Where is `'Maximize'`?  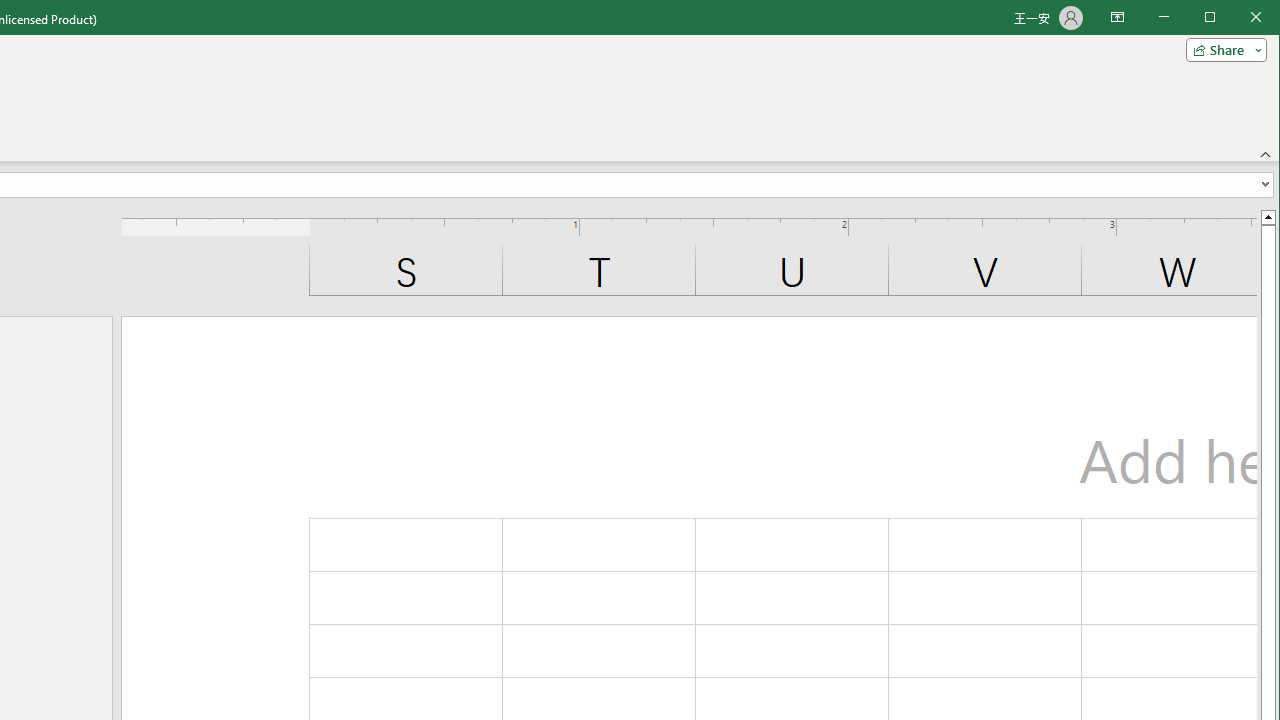
'Maximize' is located at coordinates (1238, 19).